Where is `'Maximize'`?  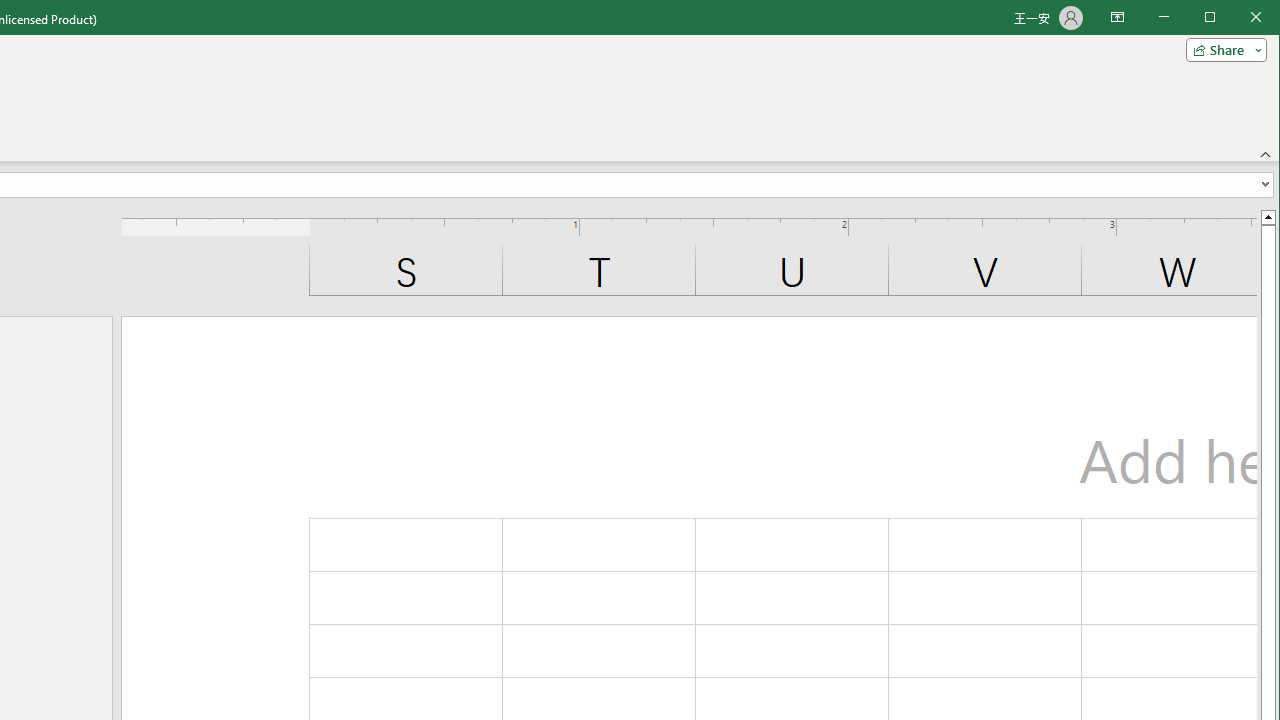
'Maximize' is located at coordinates (1238, 19).